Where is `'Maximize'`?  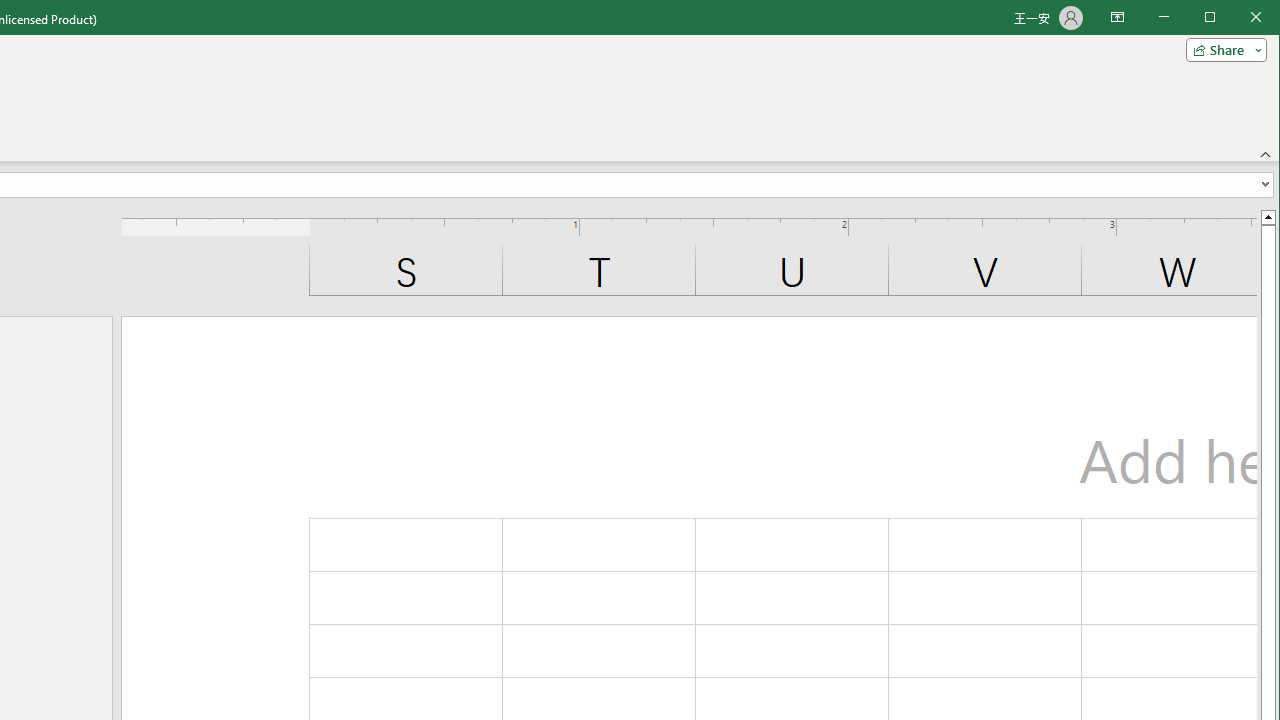
'Maximize' is located at coordinates (1238, 19).